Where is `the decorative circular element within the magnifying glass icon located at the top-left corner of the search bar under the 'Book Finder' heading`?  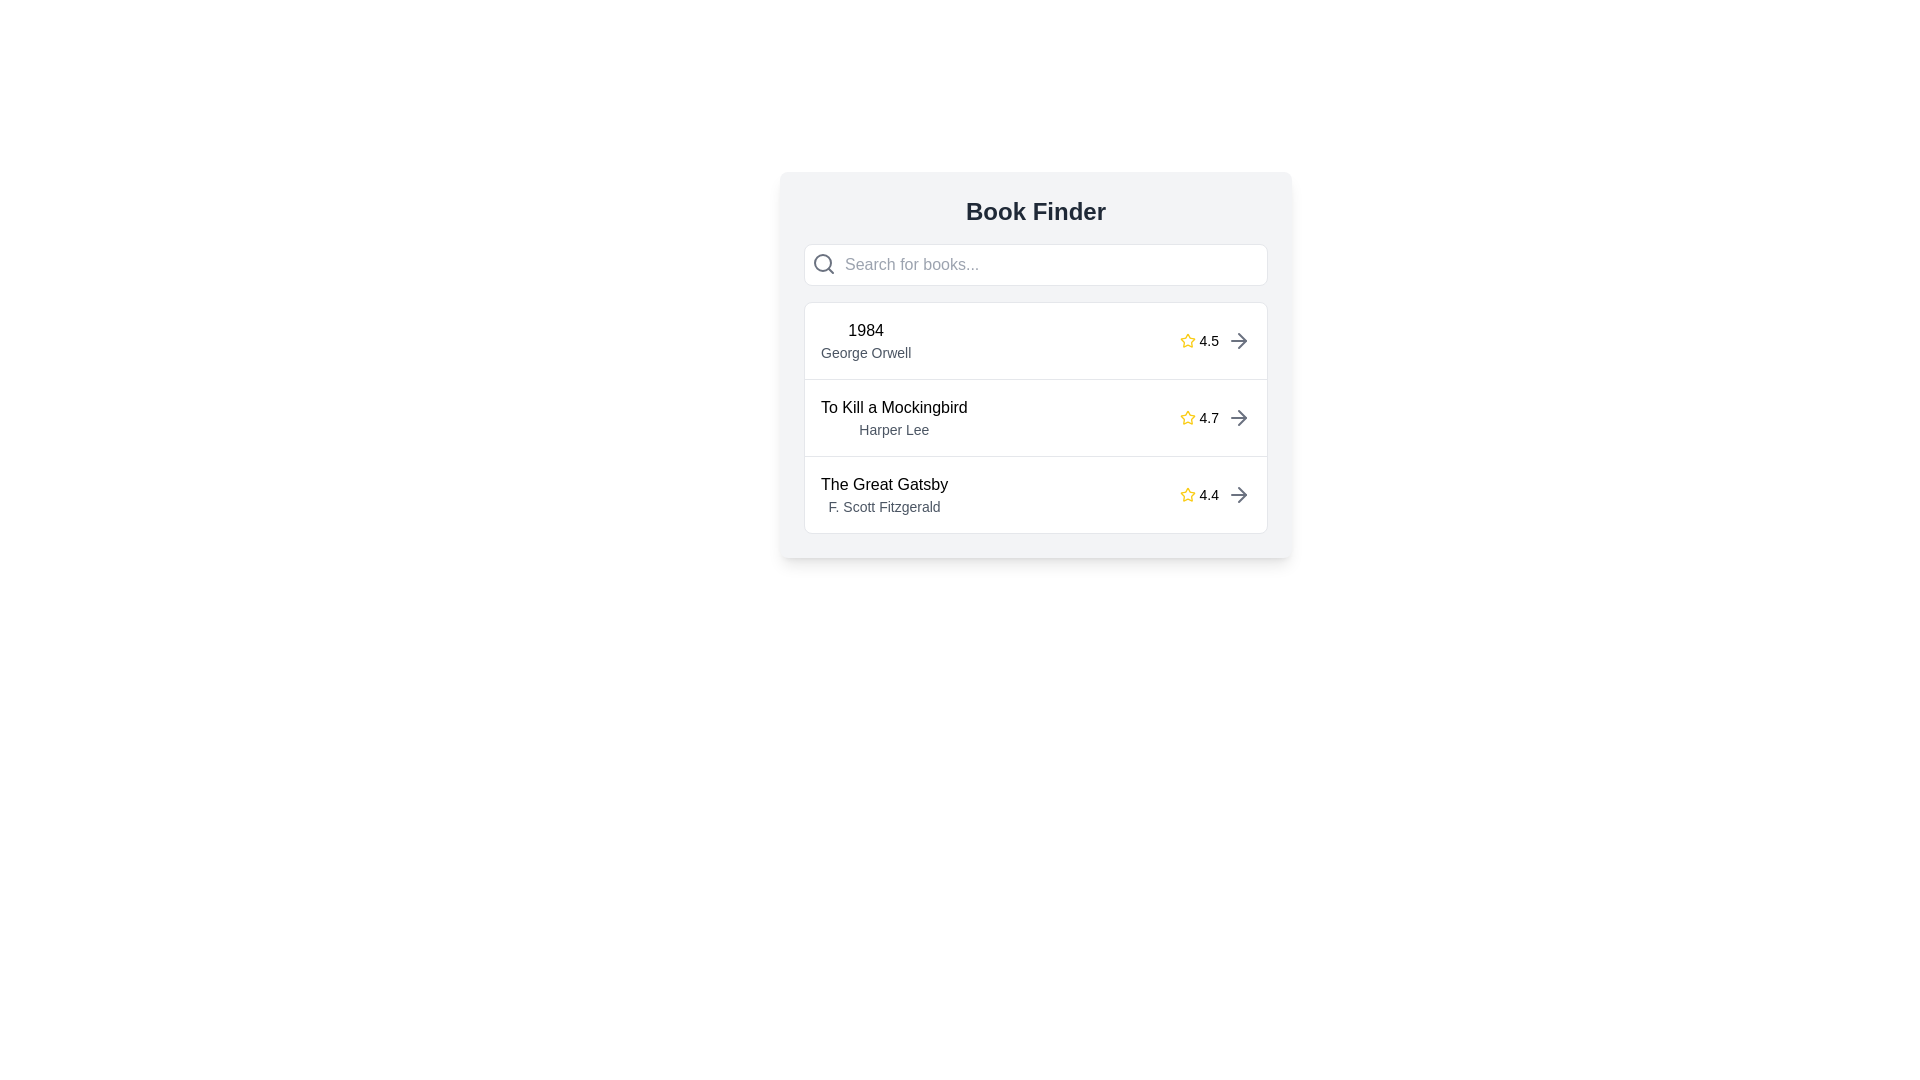 the decorative circular element within the magnifying glass icon located at the top-left corner of the search bar under the 'Book Finder' heading is located at coordinates (822, 261).